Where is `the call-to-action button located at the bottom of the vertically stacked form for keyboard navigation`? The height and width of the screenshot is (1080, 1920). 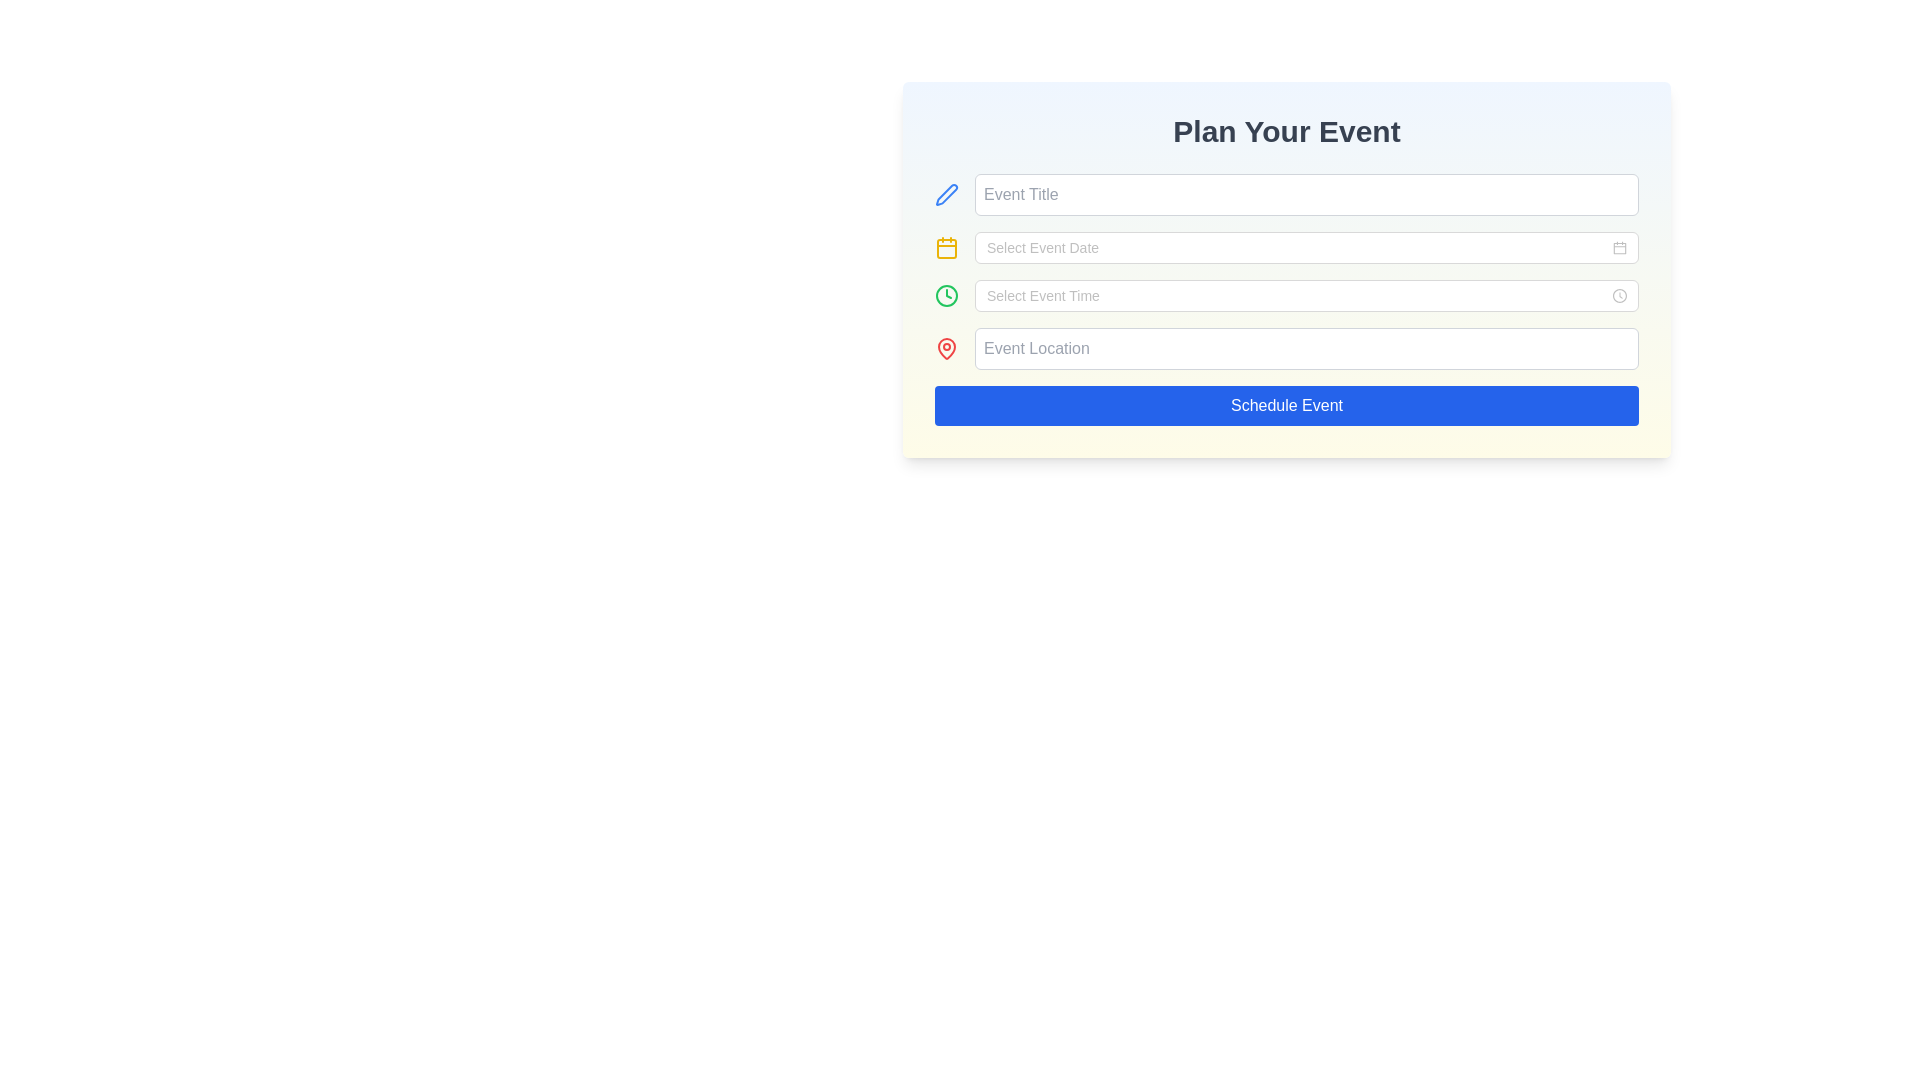
the call-to-action button located at the bottom of the vertically stacked form for keyboard navigation is located at coordinates (1286, 405).